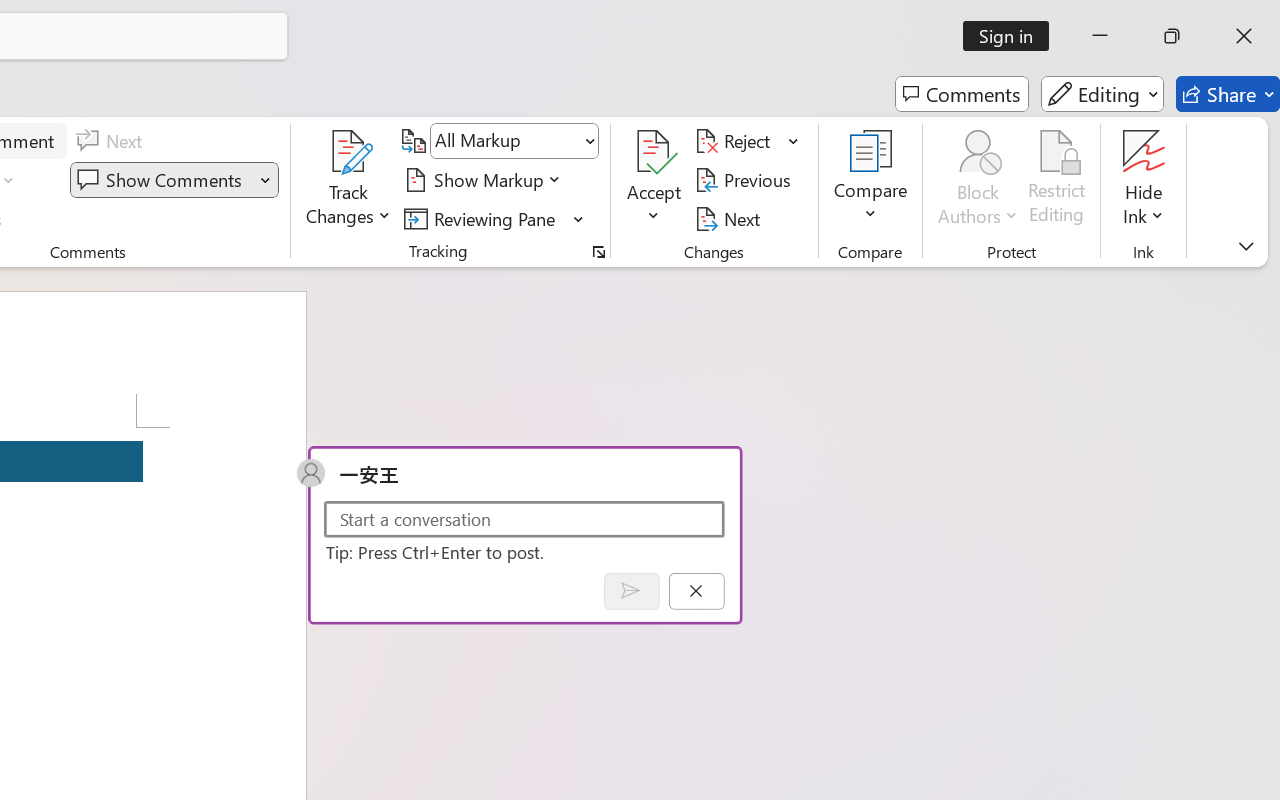  I want to click on 'Block Authors', so click(977, 151).